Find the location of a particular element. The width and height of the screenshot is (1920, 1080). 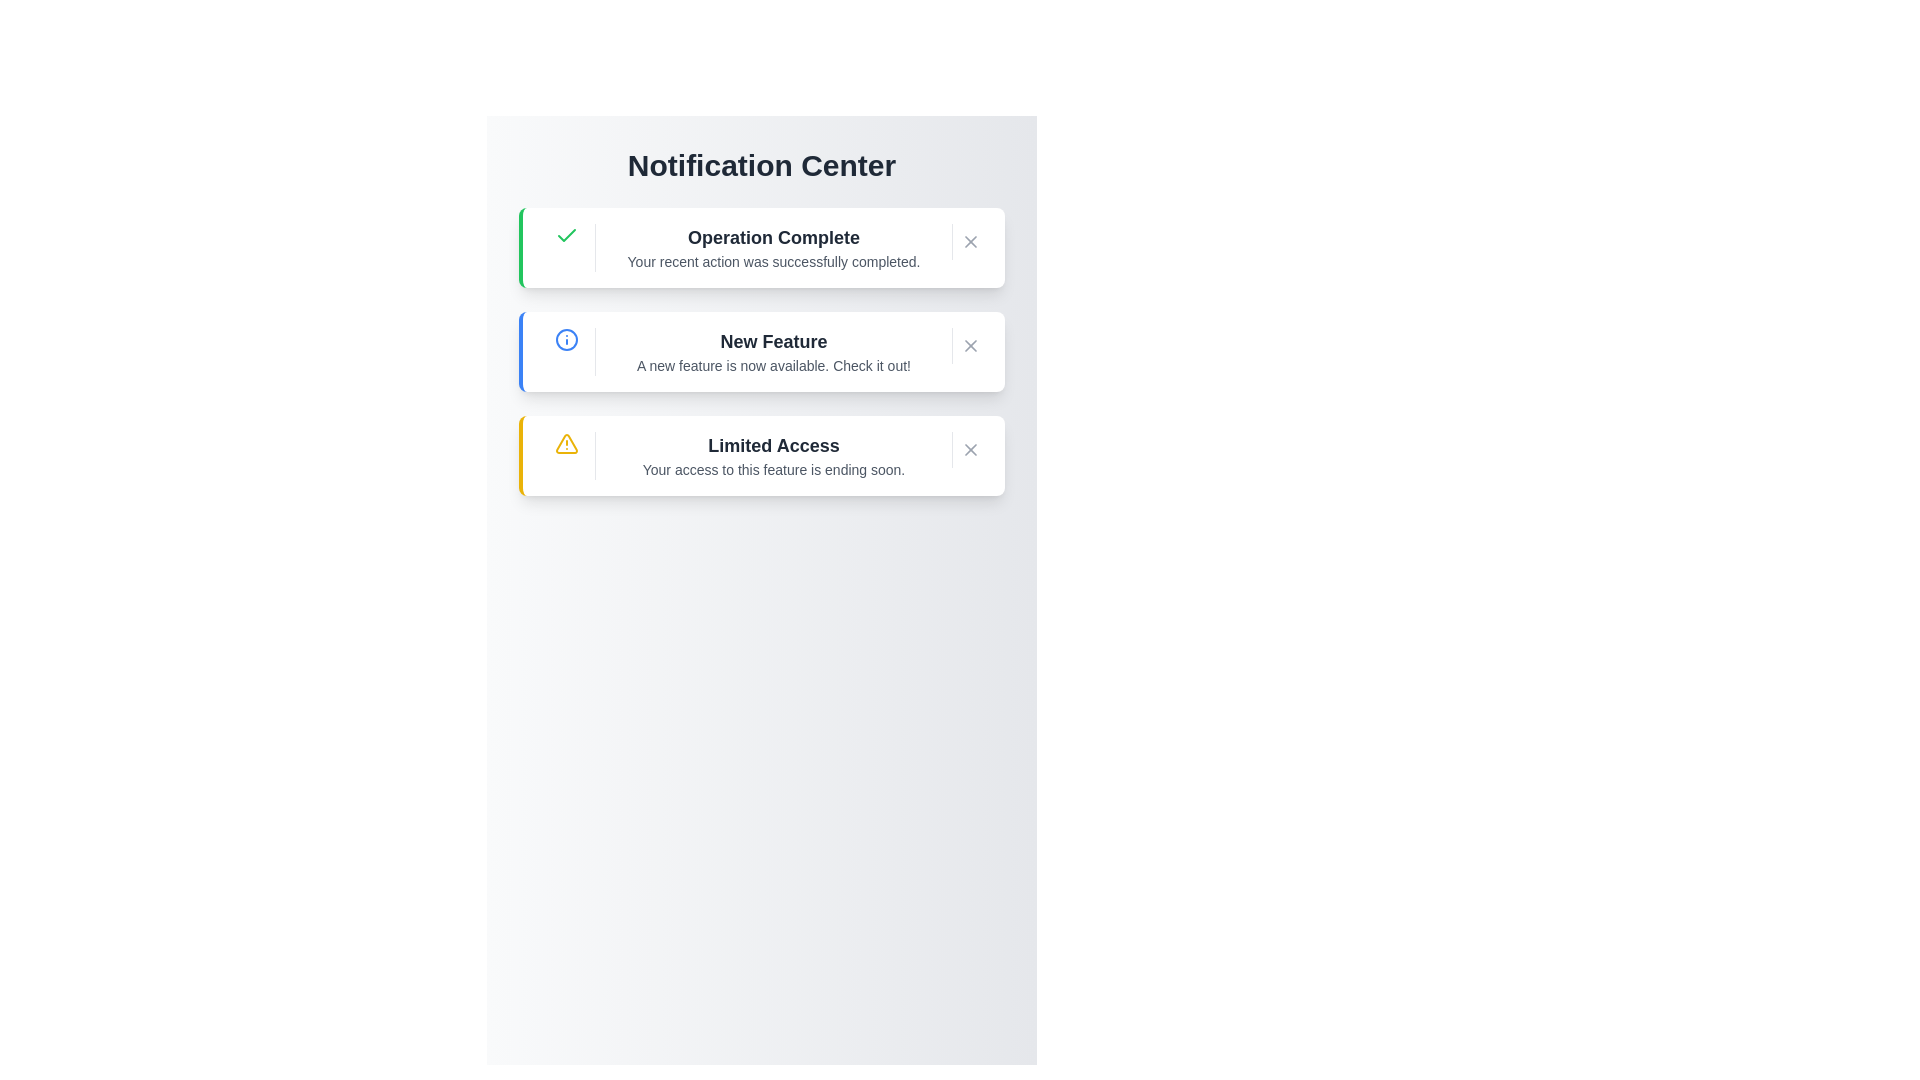

important notification text inside the third notification card located in the Notification Center, below the 'Operation Complete' and 'New Feature' notifications is located at coordinates (772, 455).